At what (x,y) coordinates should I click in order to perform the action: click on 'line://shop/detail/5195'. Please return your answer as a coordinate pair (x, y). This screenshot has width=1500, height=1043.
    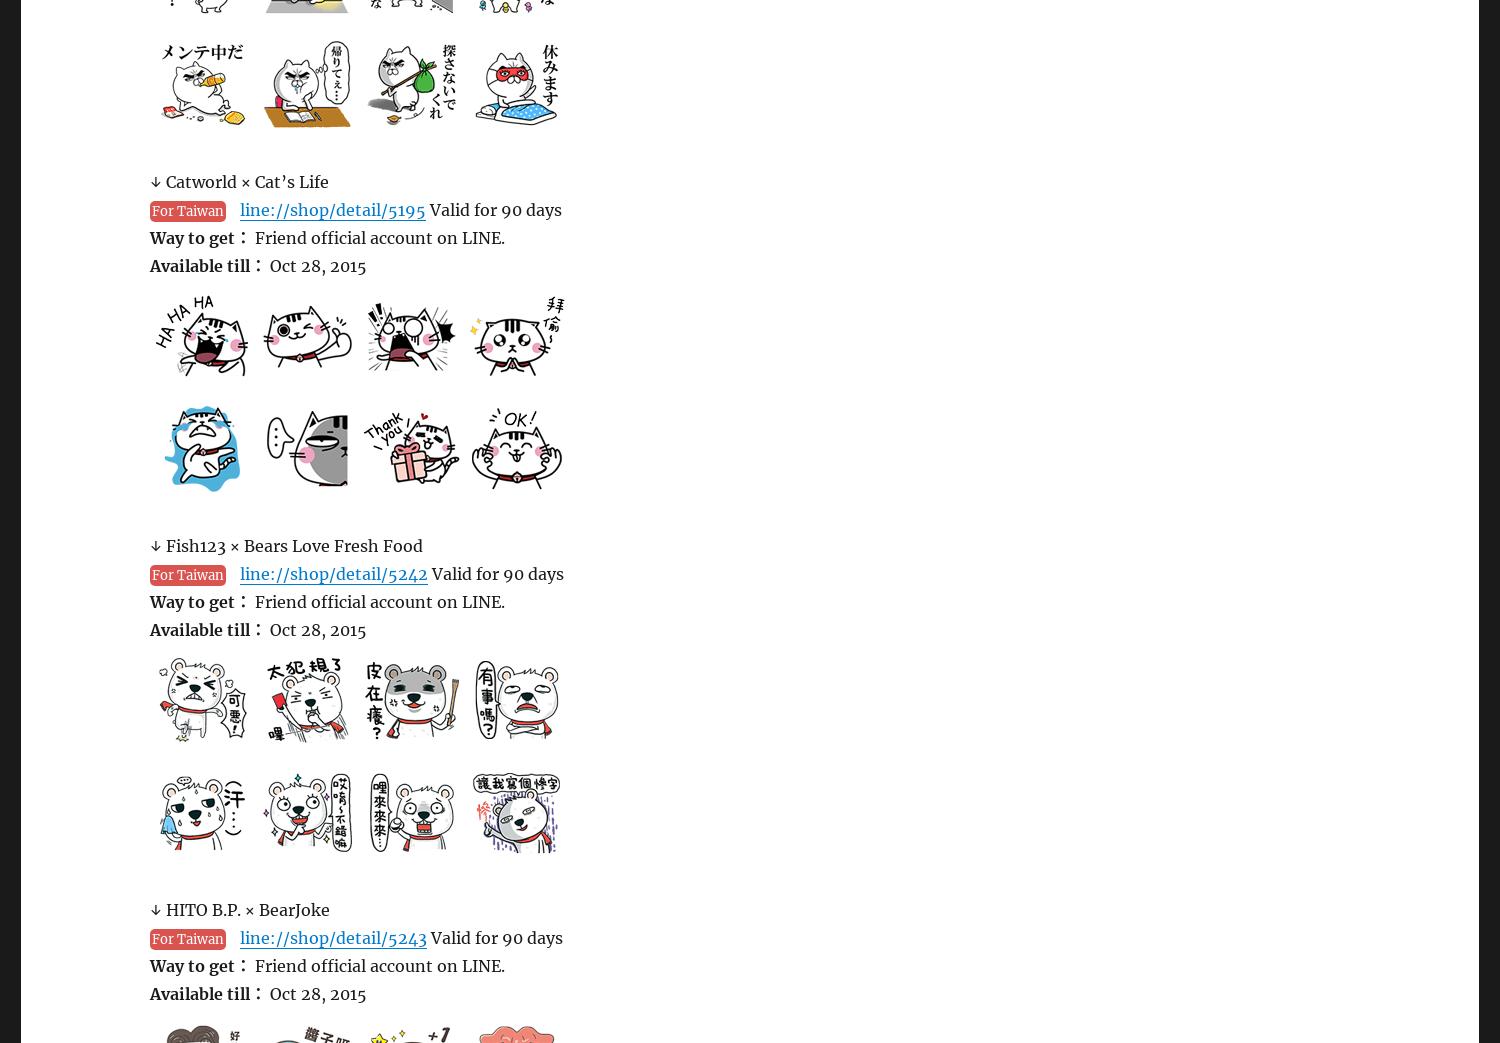
    Looking at the image, I should click on (332, 208).